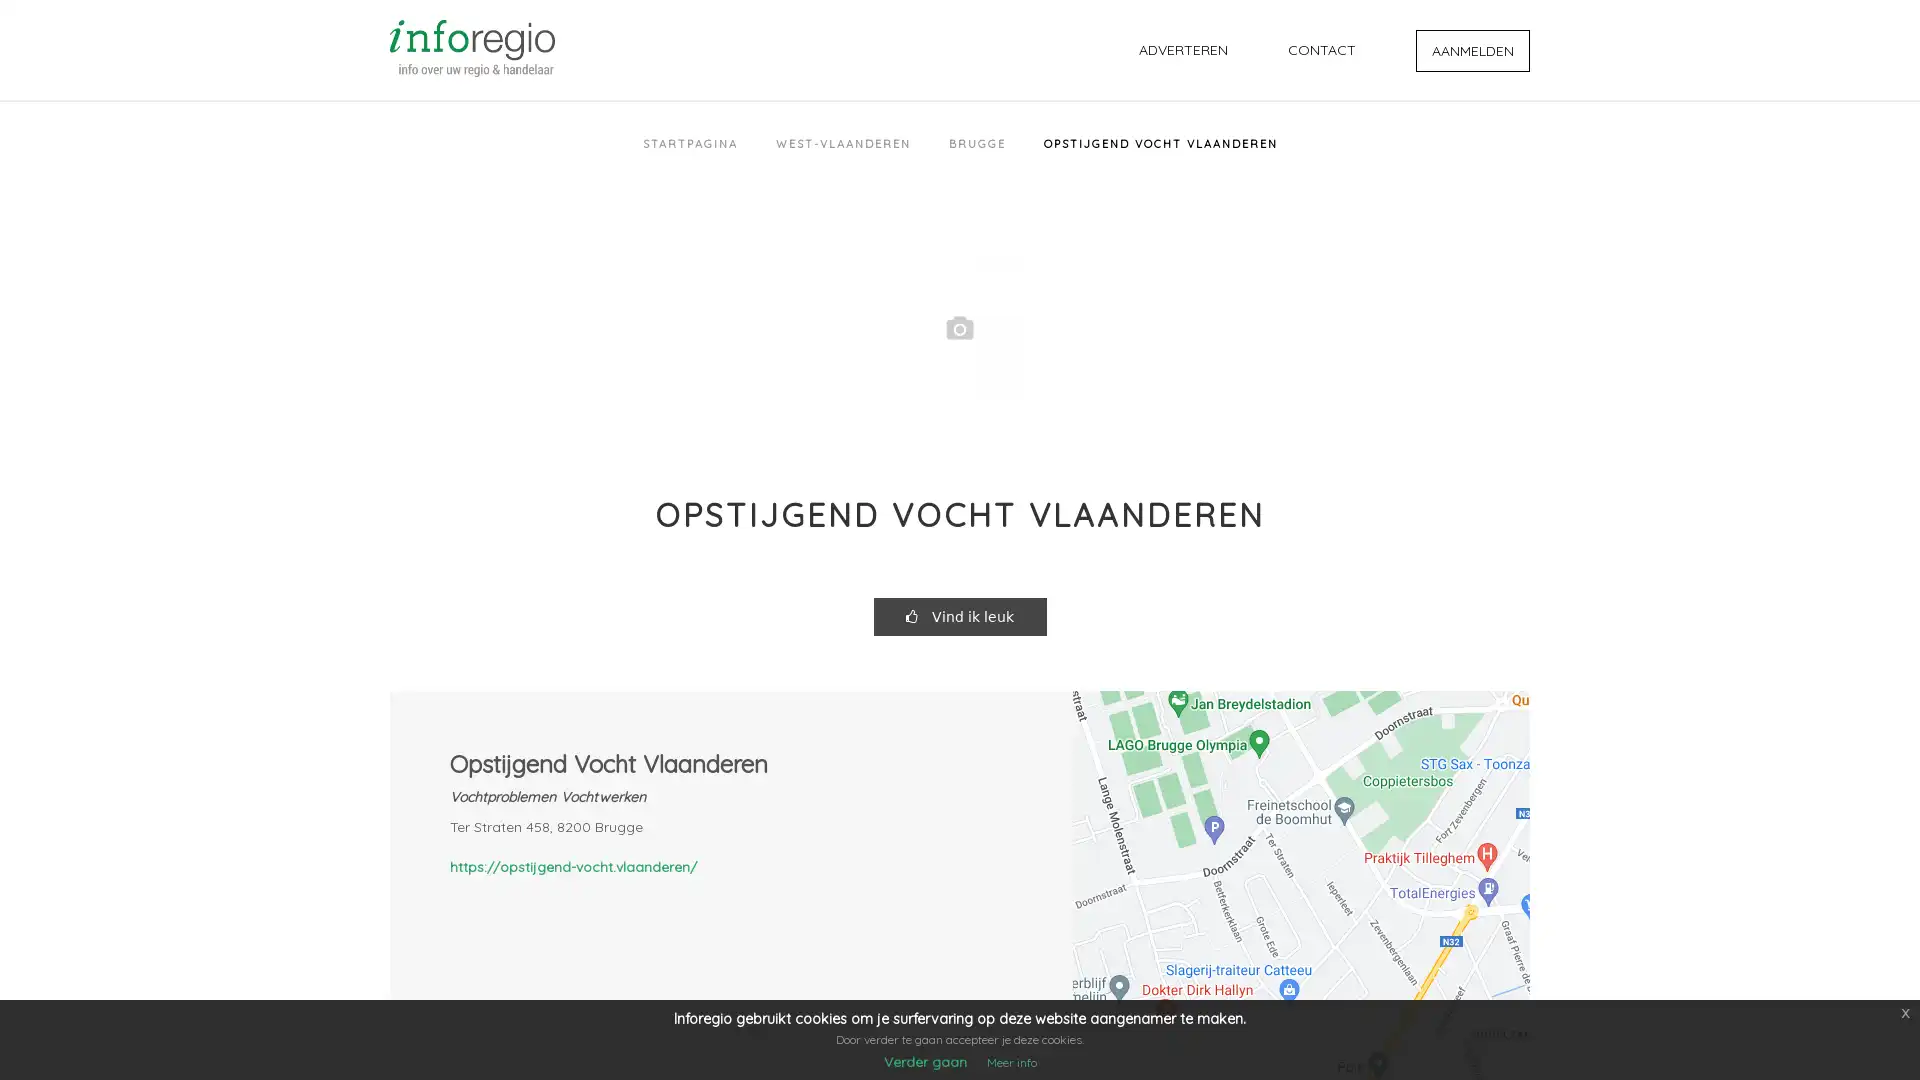 Image resolution: width=1920 pixels, height=1080 pixels. I want to click on Toggle fullscreen view, so click(1499, 720).